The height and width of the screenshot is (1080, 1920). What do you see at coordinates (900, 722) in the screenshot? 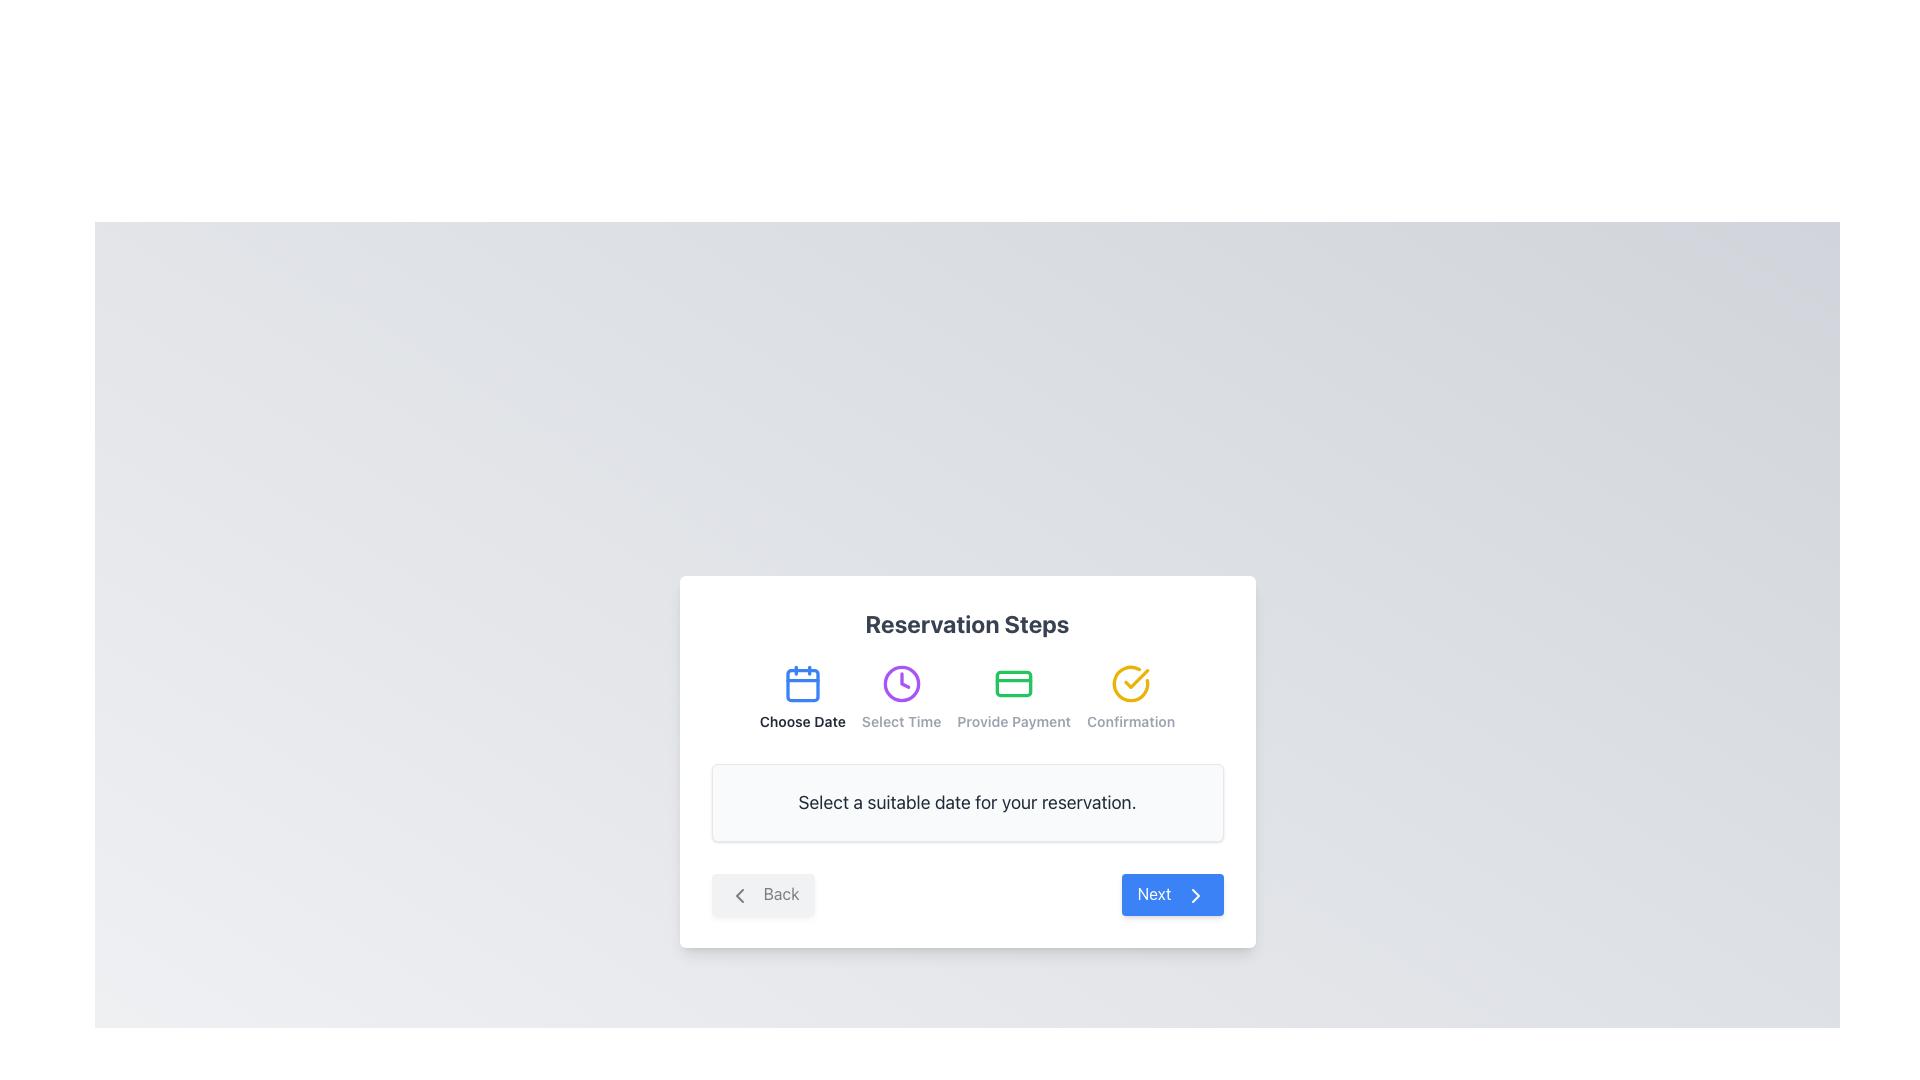
I see `the text label indicating the step for selecting a time in the reservation flow, which is positioned directly under a clock icon` at bounding box center [900, 722].